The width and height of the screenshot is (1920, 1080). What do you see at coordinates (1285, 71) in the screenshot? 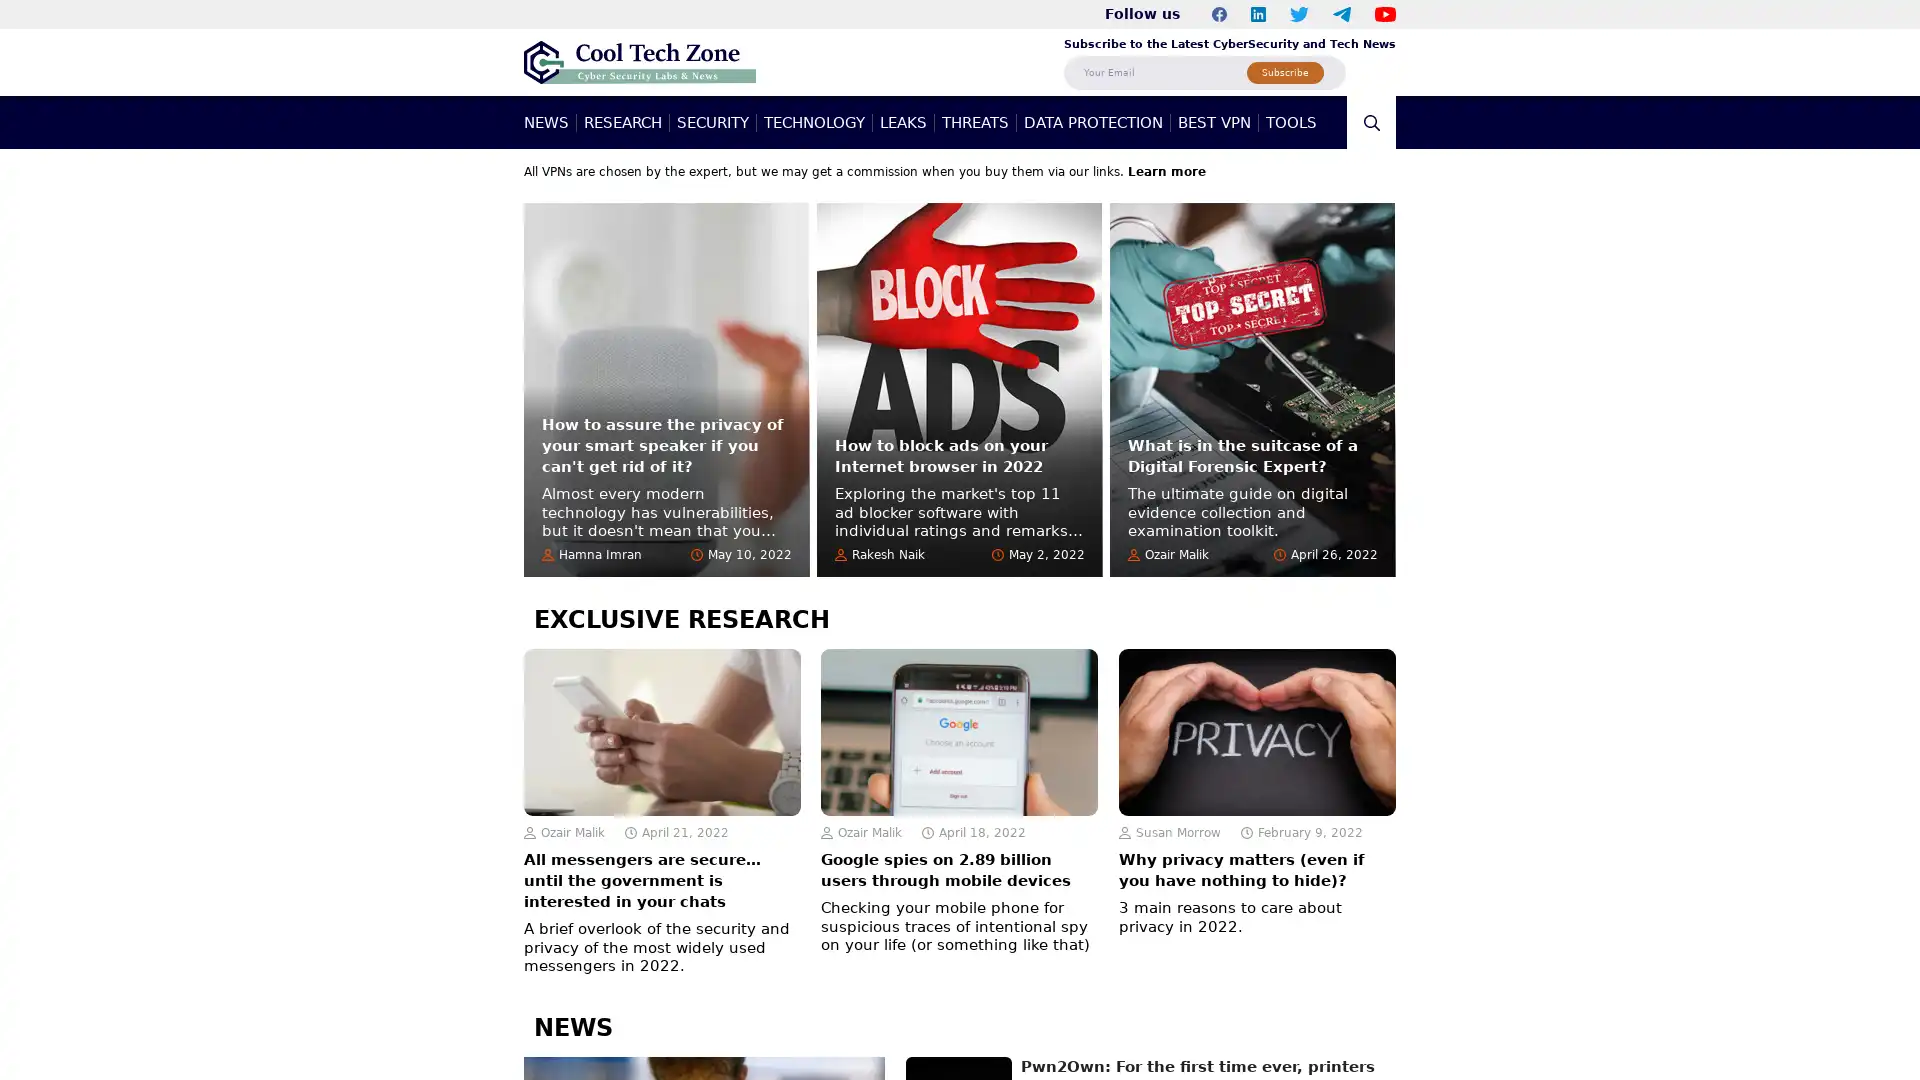
I see `Subscribe` at bounding box center [1285, 71].